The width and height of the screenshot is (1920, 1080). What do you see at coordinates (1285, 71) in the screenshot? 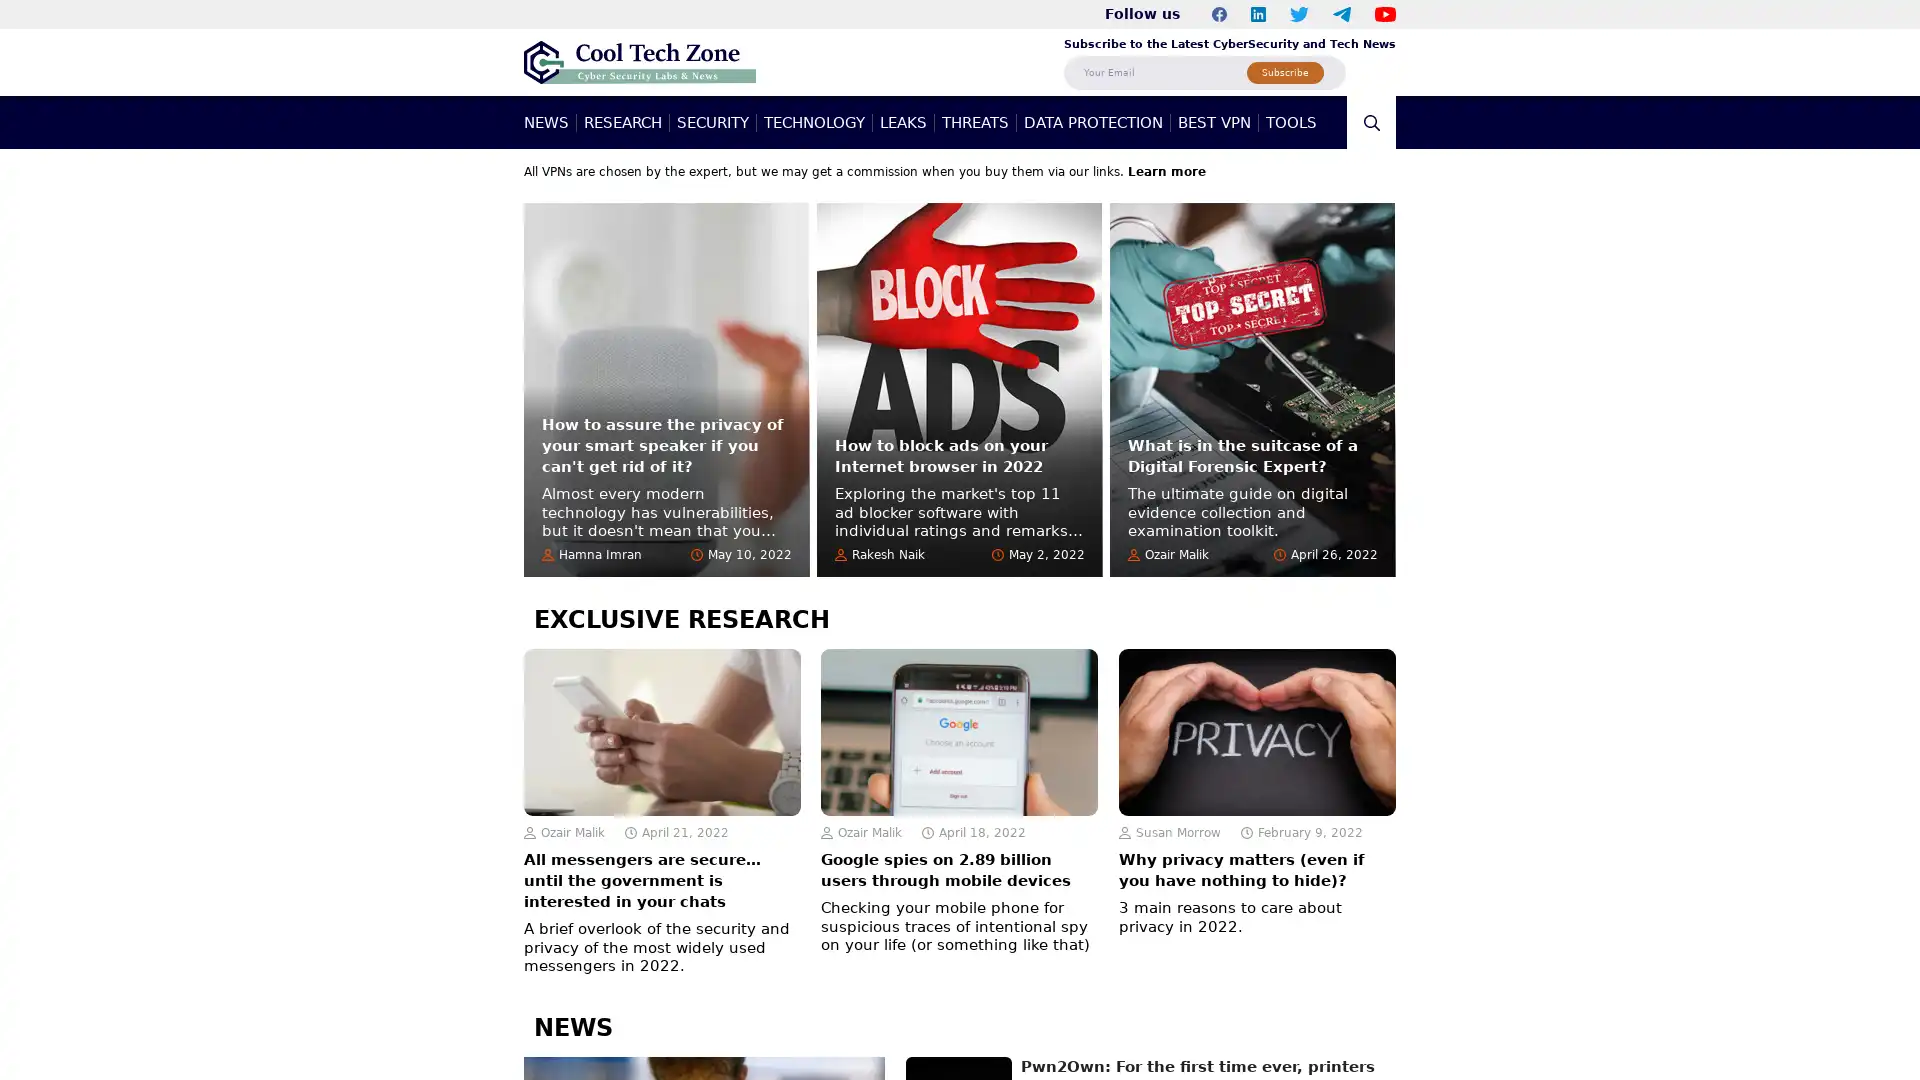
I see `Subscribe` at bounding box center [1285, 71].